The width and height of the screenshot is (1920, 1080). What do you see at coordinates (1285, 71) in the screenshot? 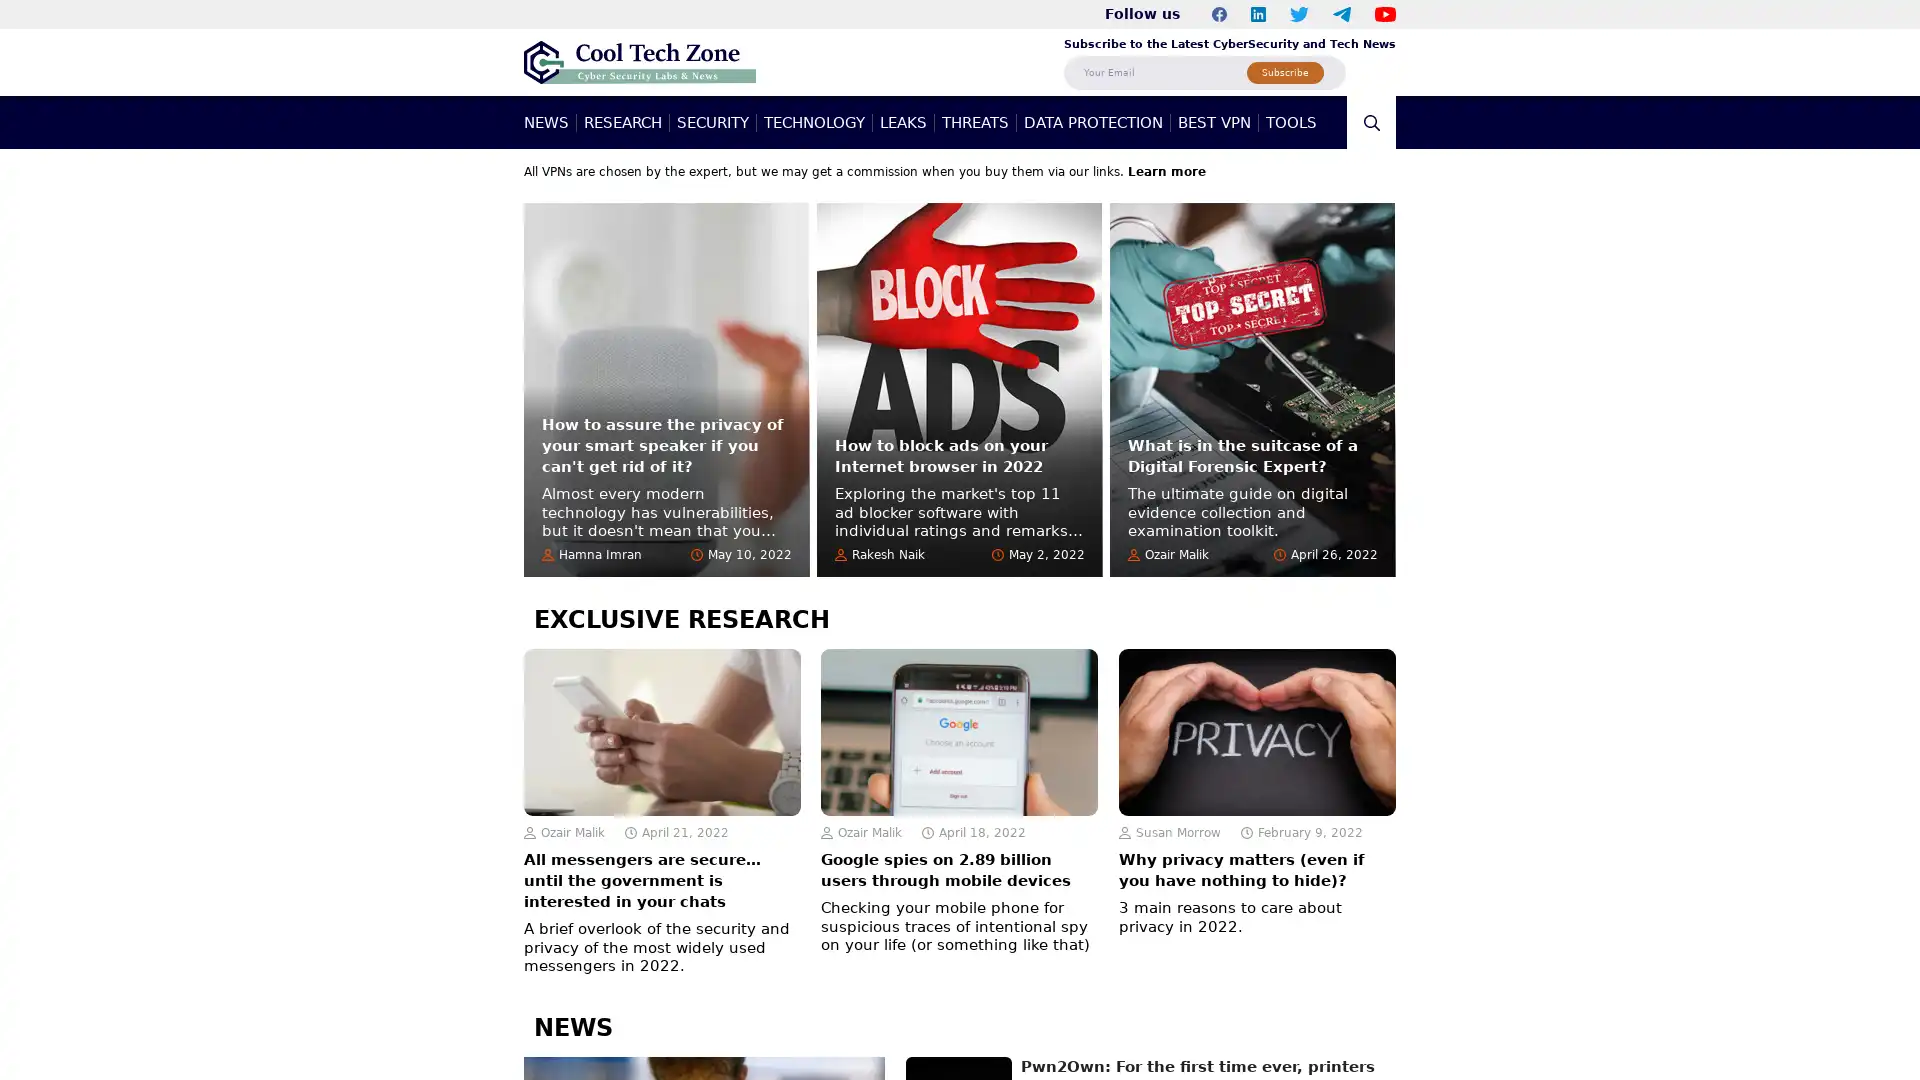
I see `Subscribe` at bounding box center [1285, 71].